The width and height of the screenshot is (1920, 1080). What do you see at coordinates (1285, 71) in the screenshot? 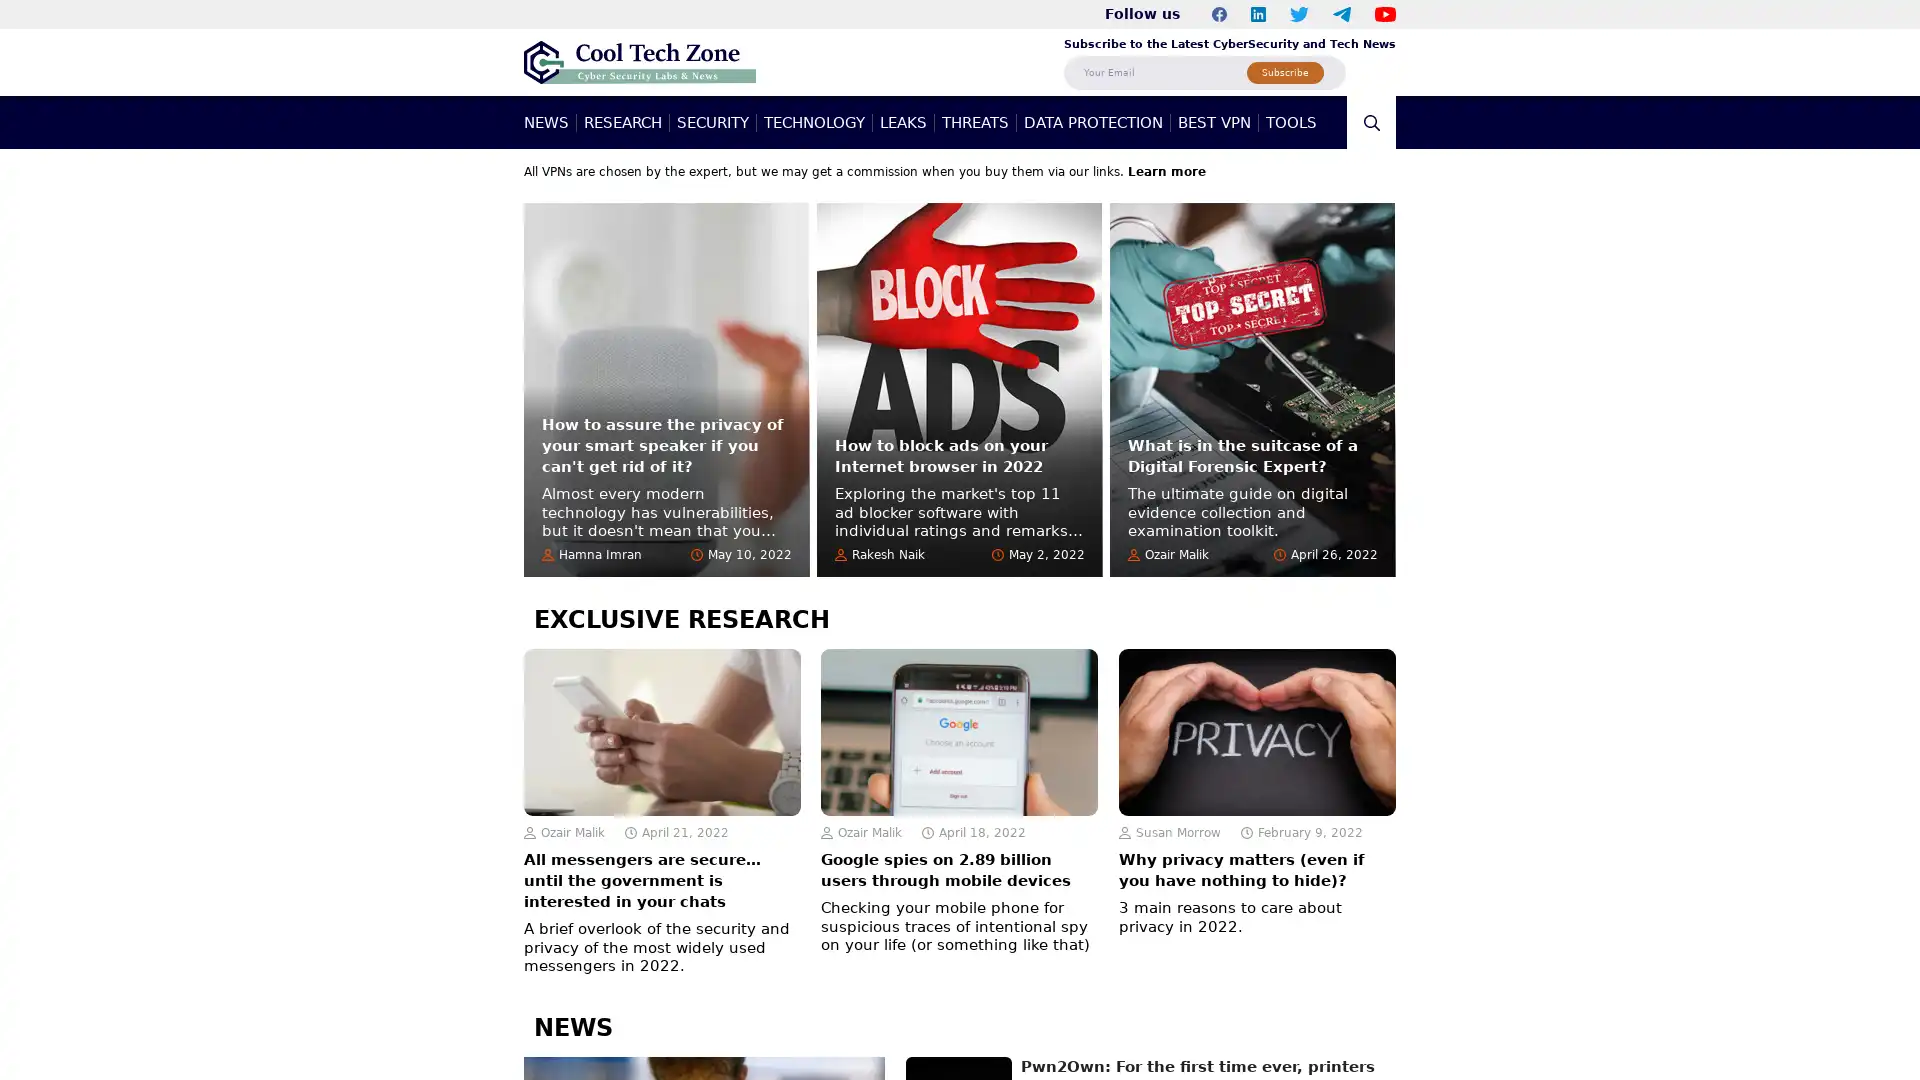
I see `Subscribe` at bounding box center [1285, 71].